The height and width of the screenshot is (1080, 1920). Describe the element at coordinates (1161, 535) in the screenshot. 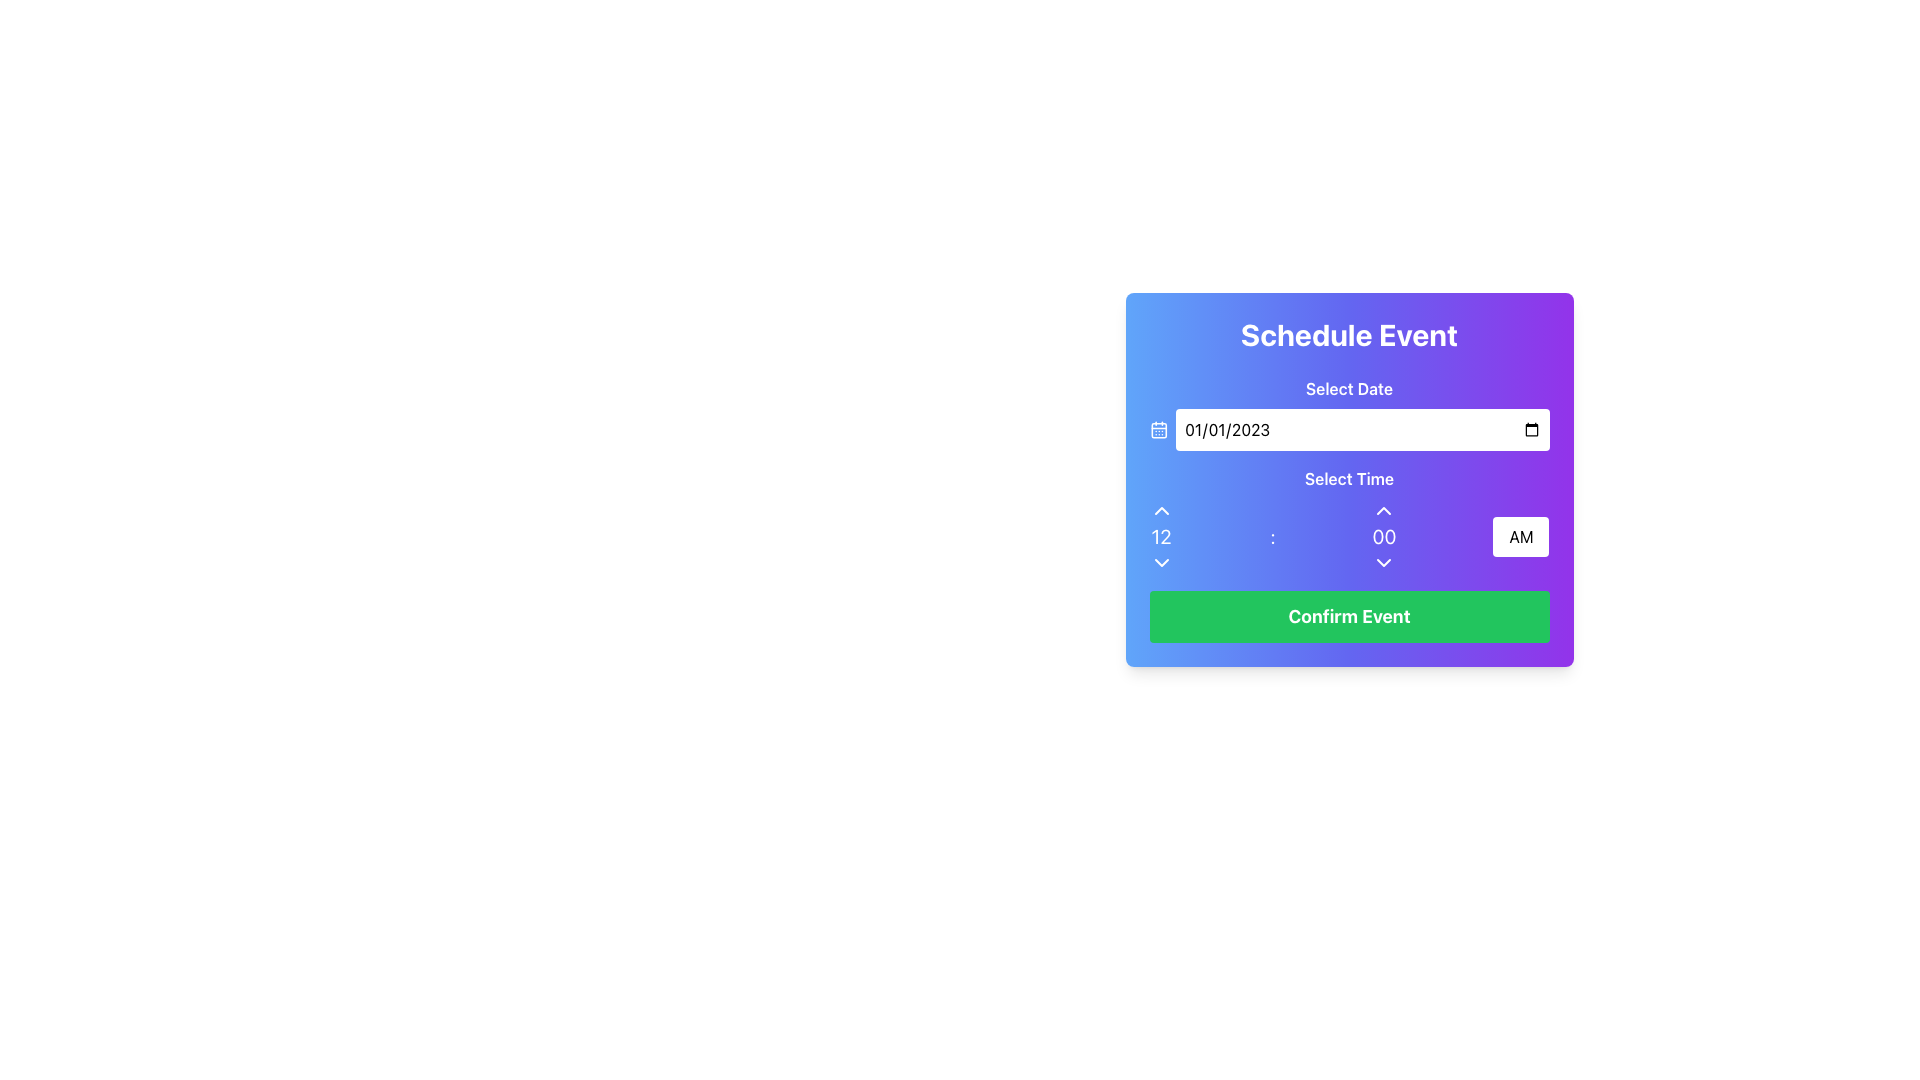

I see `the Text Display component that shows the currently selected hour` at that location.